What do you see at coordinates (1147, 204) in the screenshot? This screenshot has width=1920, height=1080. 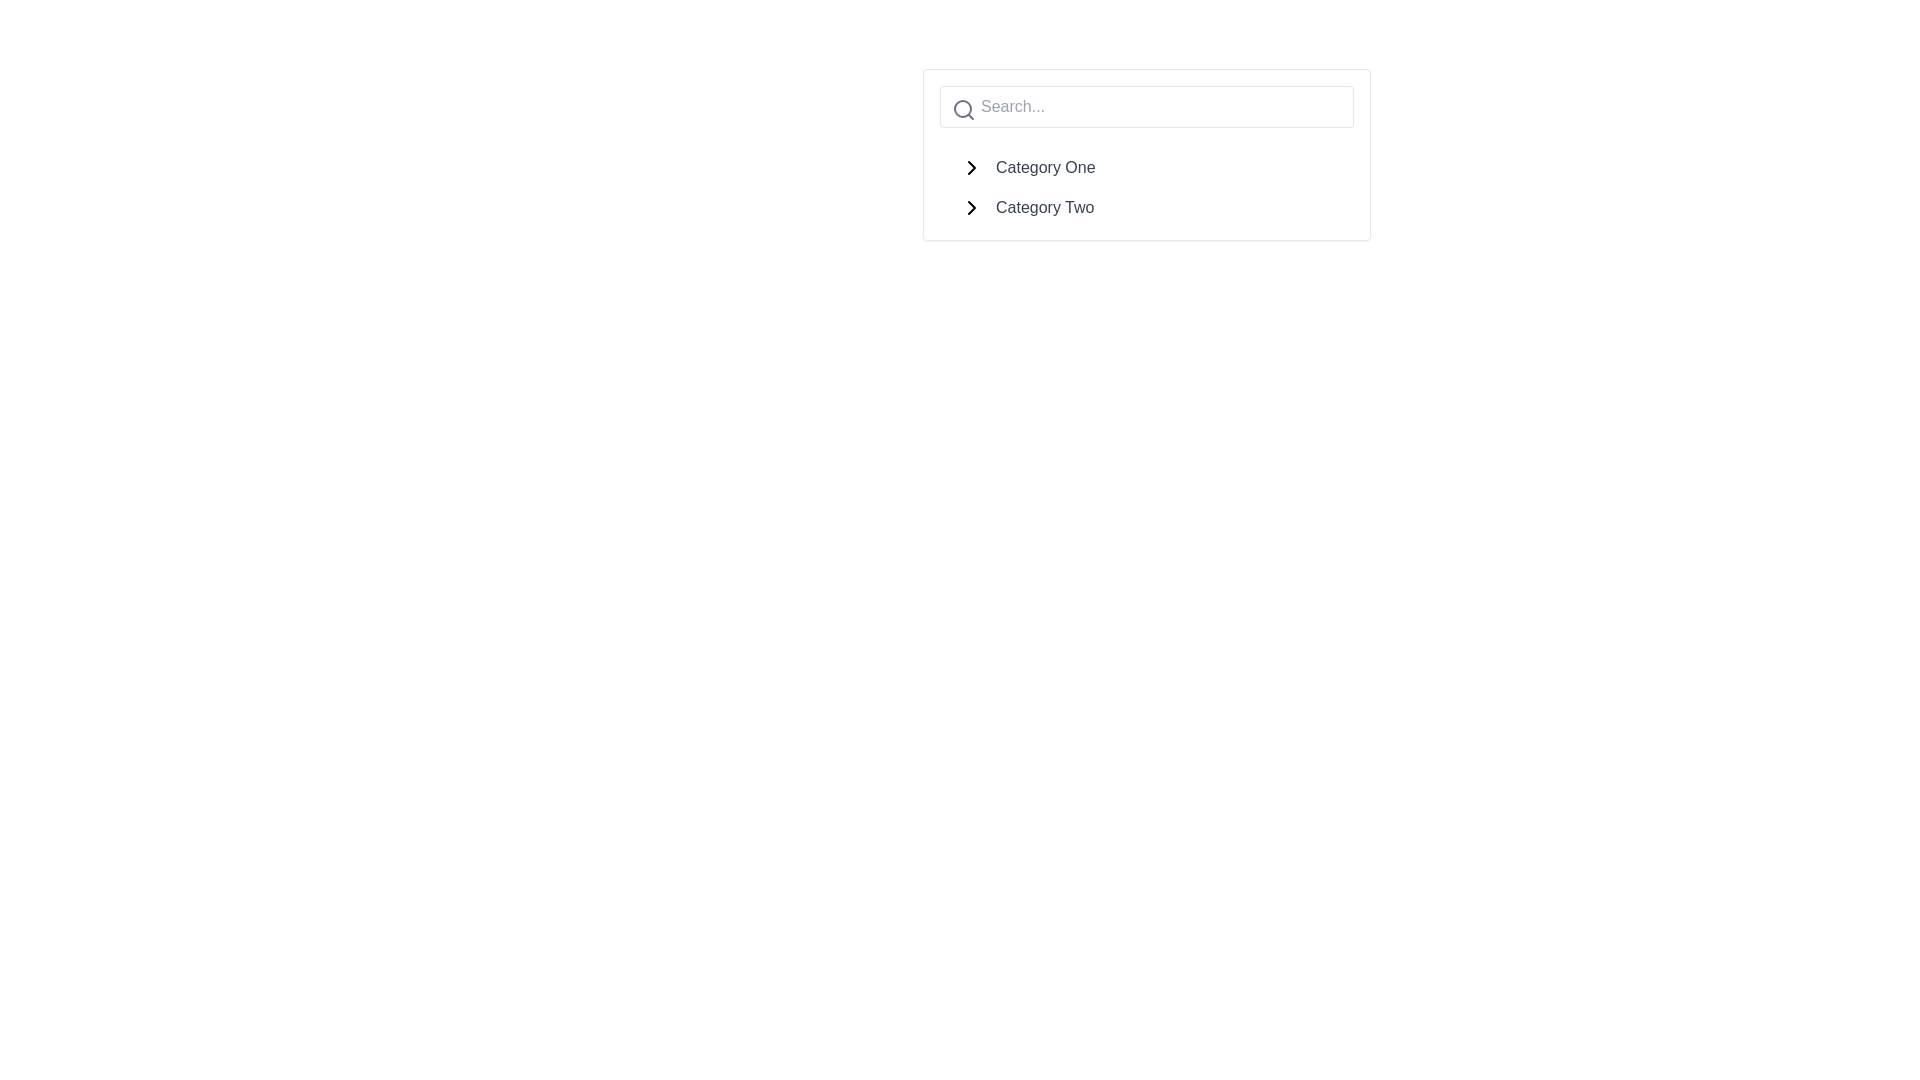 I see `the second menu item in the list, which is related to 'Category Two'` at bounding box center [1147, 204].